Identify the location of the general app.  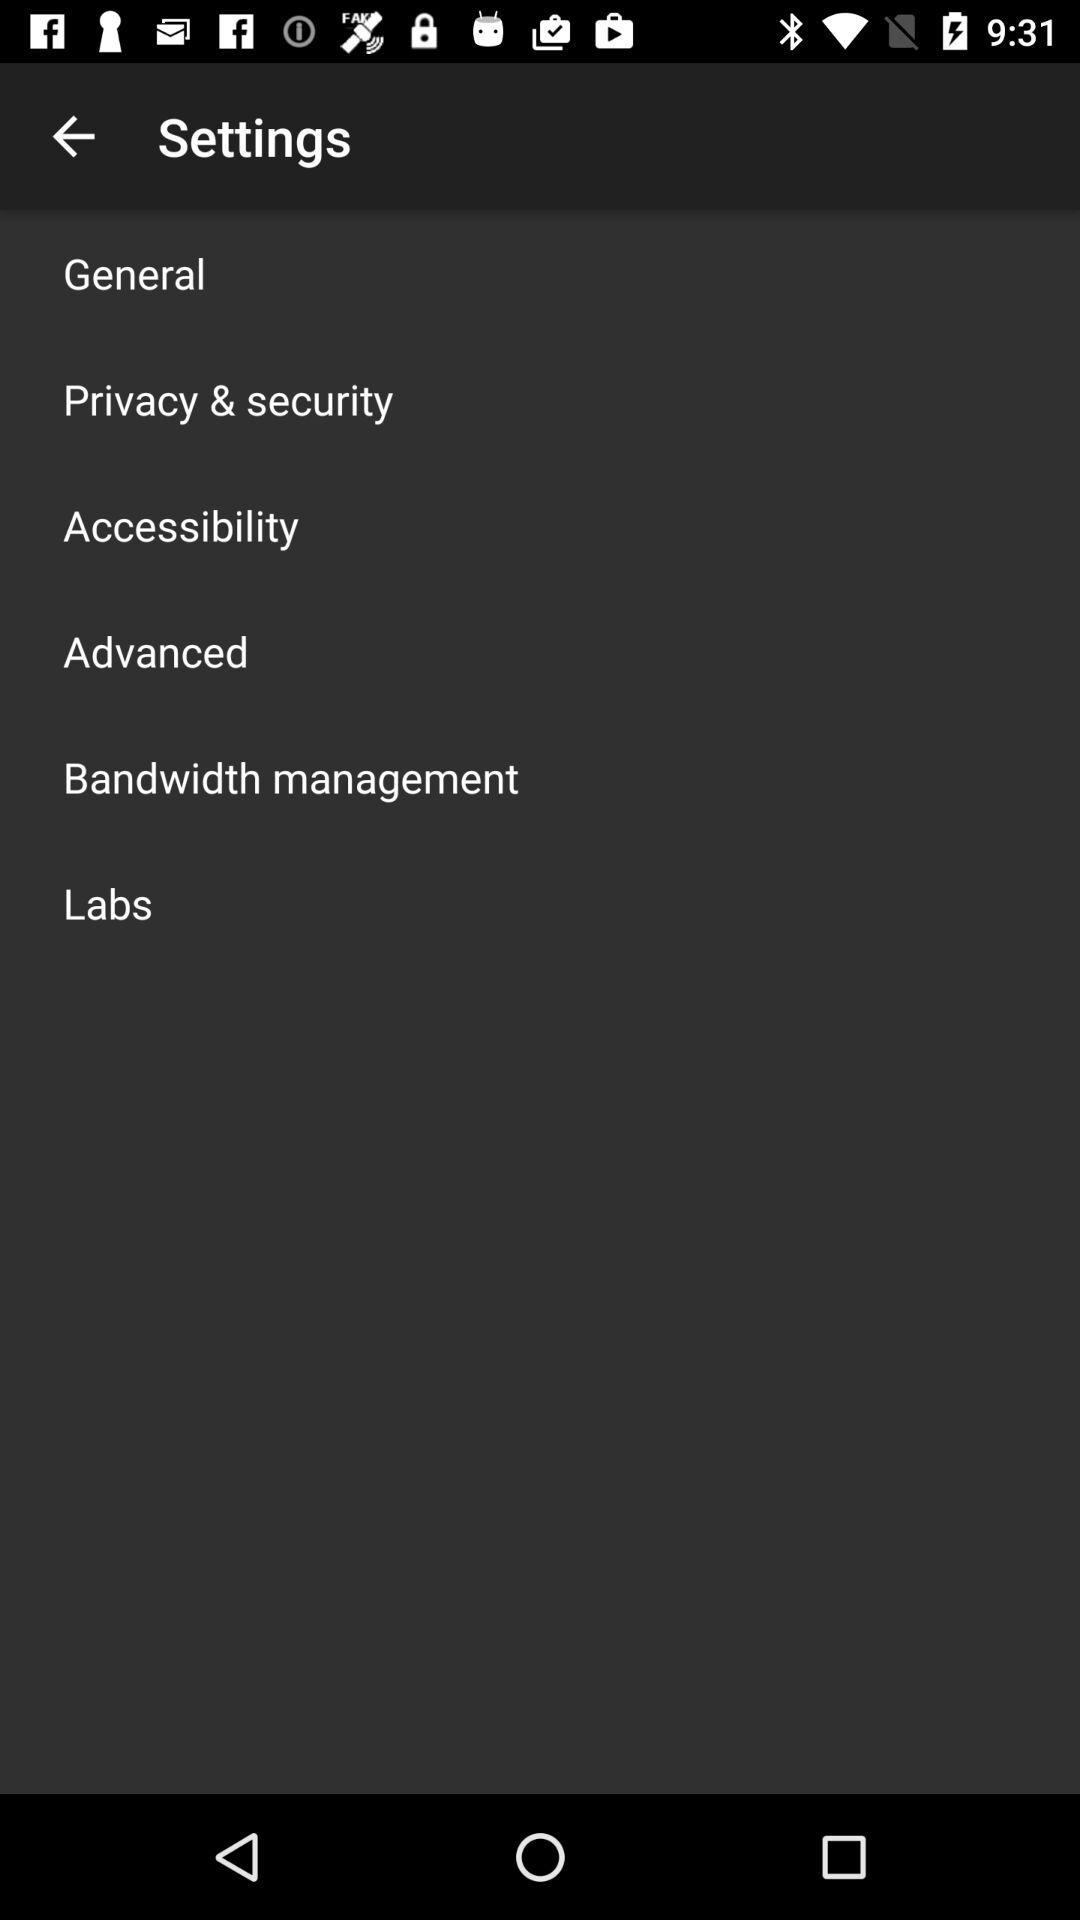
(134, 272).